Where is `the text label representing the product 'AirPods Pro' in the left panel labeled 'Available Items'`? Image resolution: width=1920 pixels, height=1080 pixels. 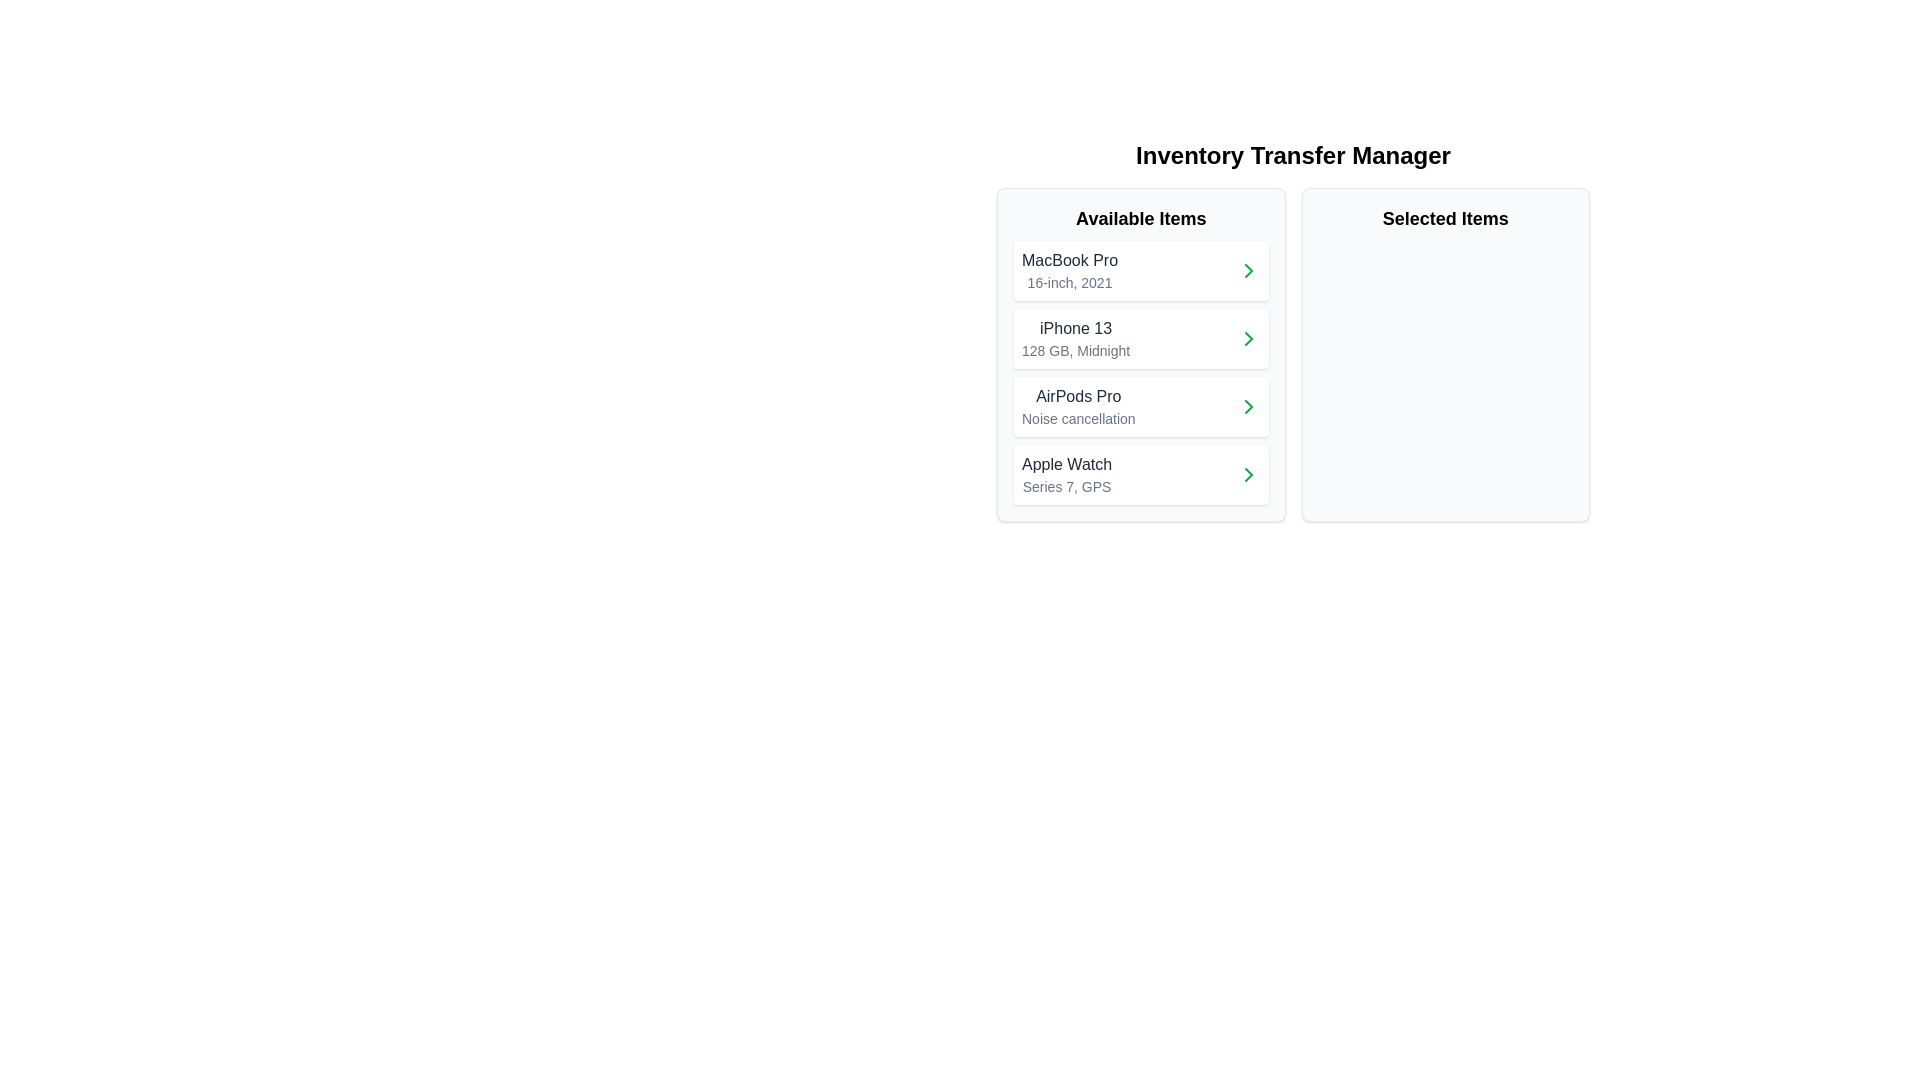
the text label representing the product 'AirPods Pro' in the left panel labeled 'Available Items' is located at coordinates (1077, 397).